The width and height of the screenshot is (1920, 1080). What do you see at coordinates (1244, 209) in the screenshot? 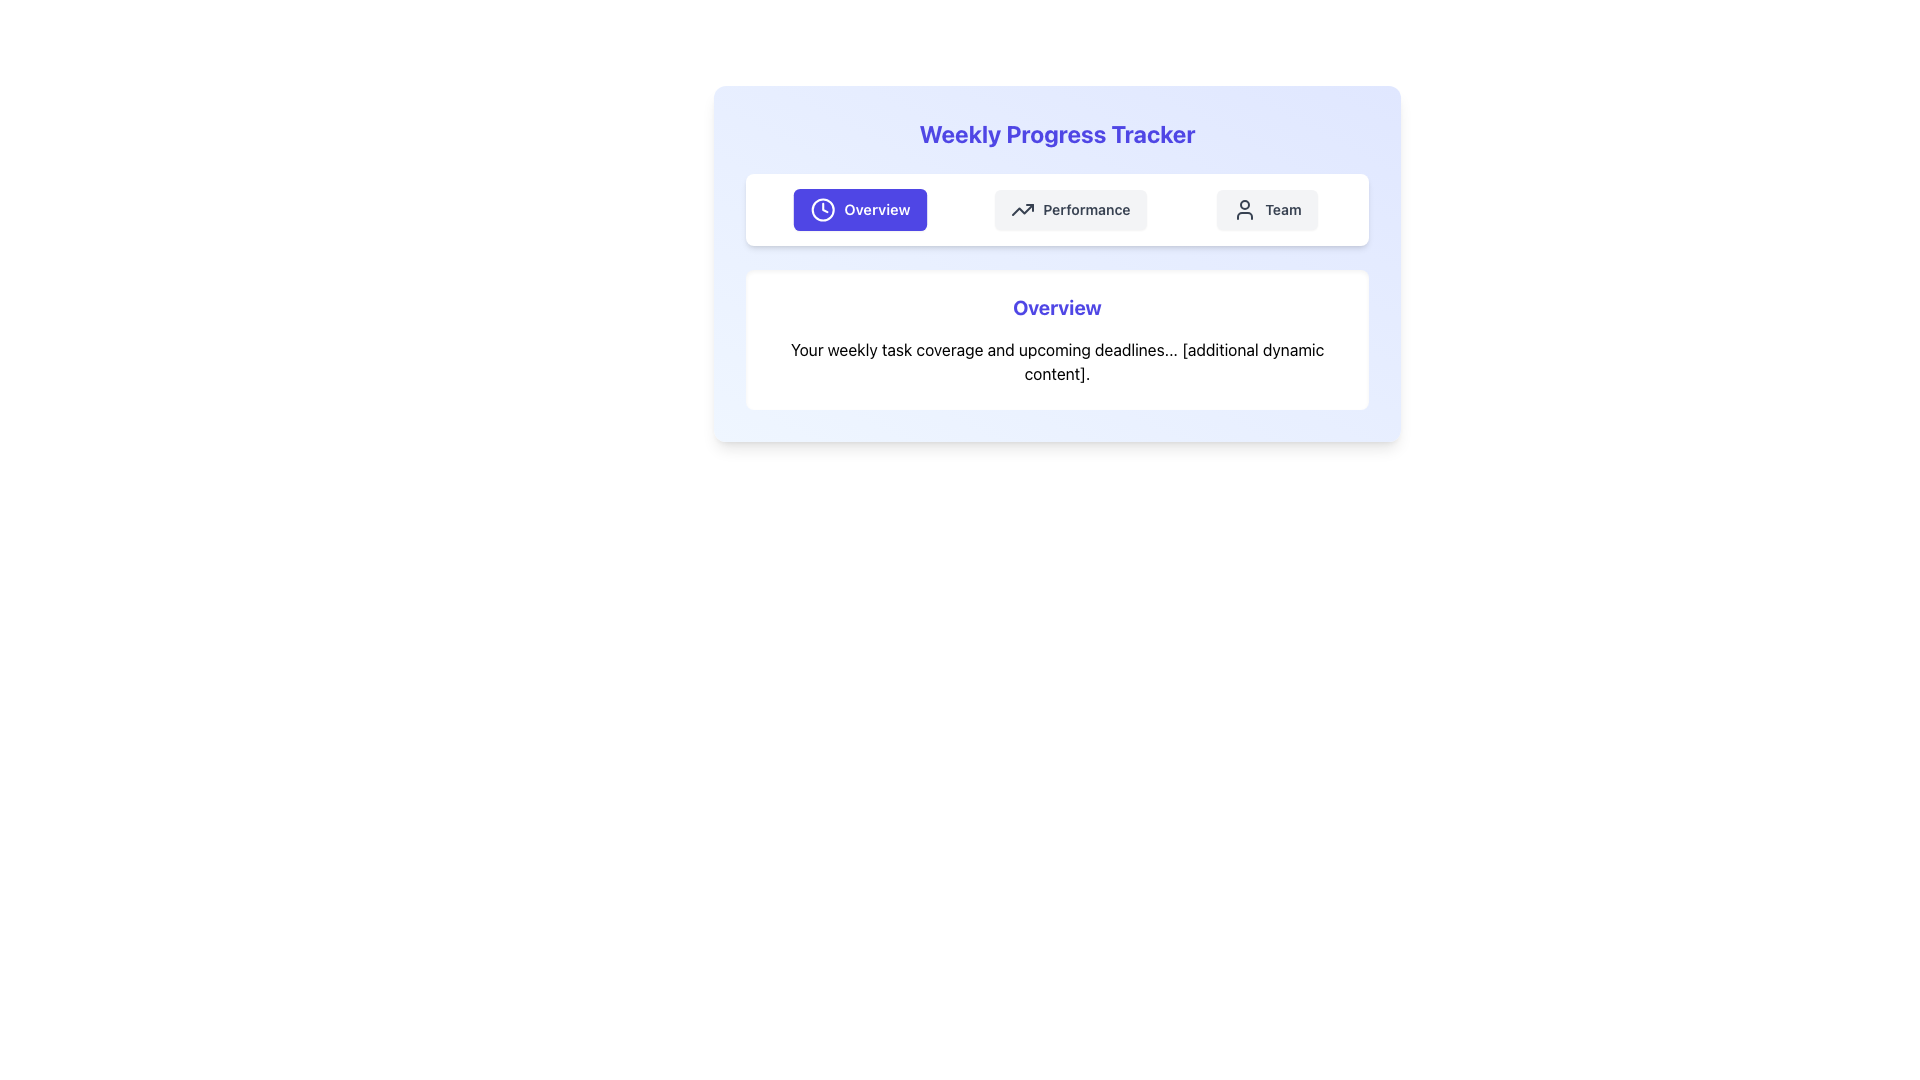
I see `the 'Team' button which is associated with team-related actions, located in the 'Weekly Progress Tracker' section` at bounding box center [1244, 209].